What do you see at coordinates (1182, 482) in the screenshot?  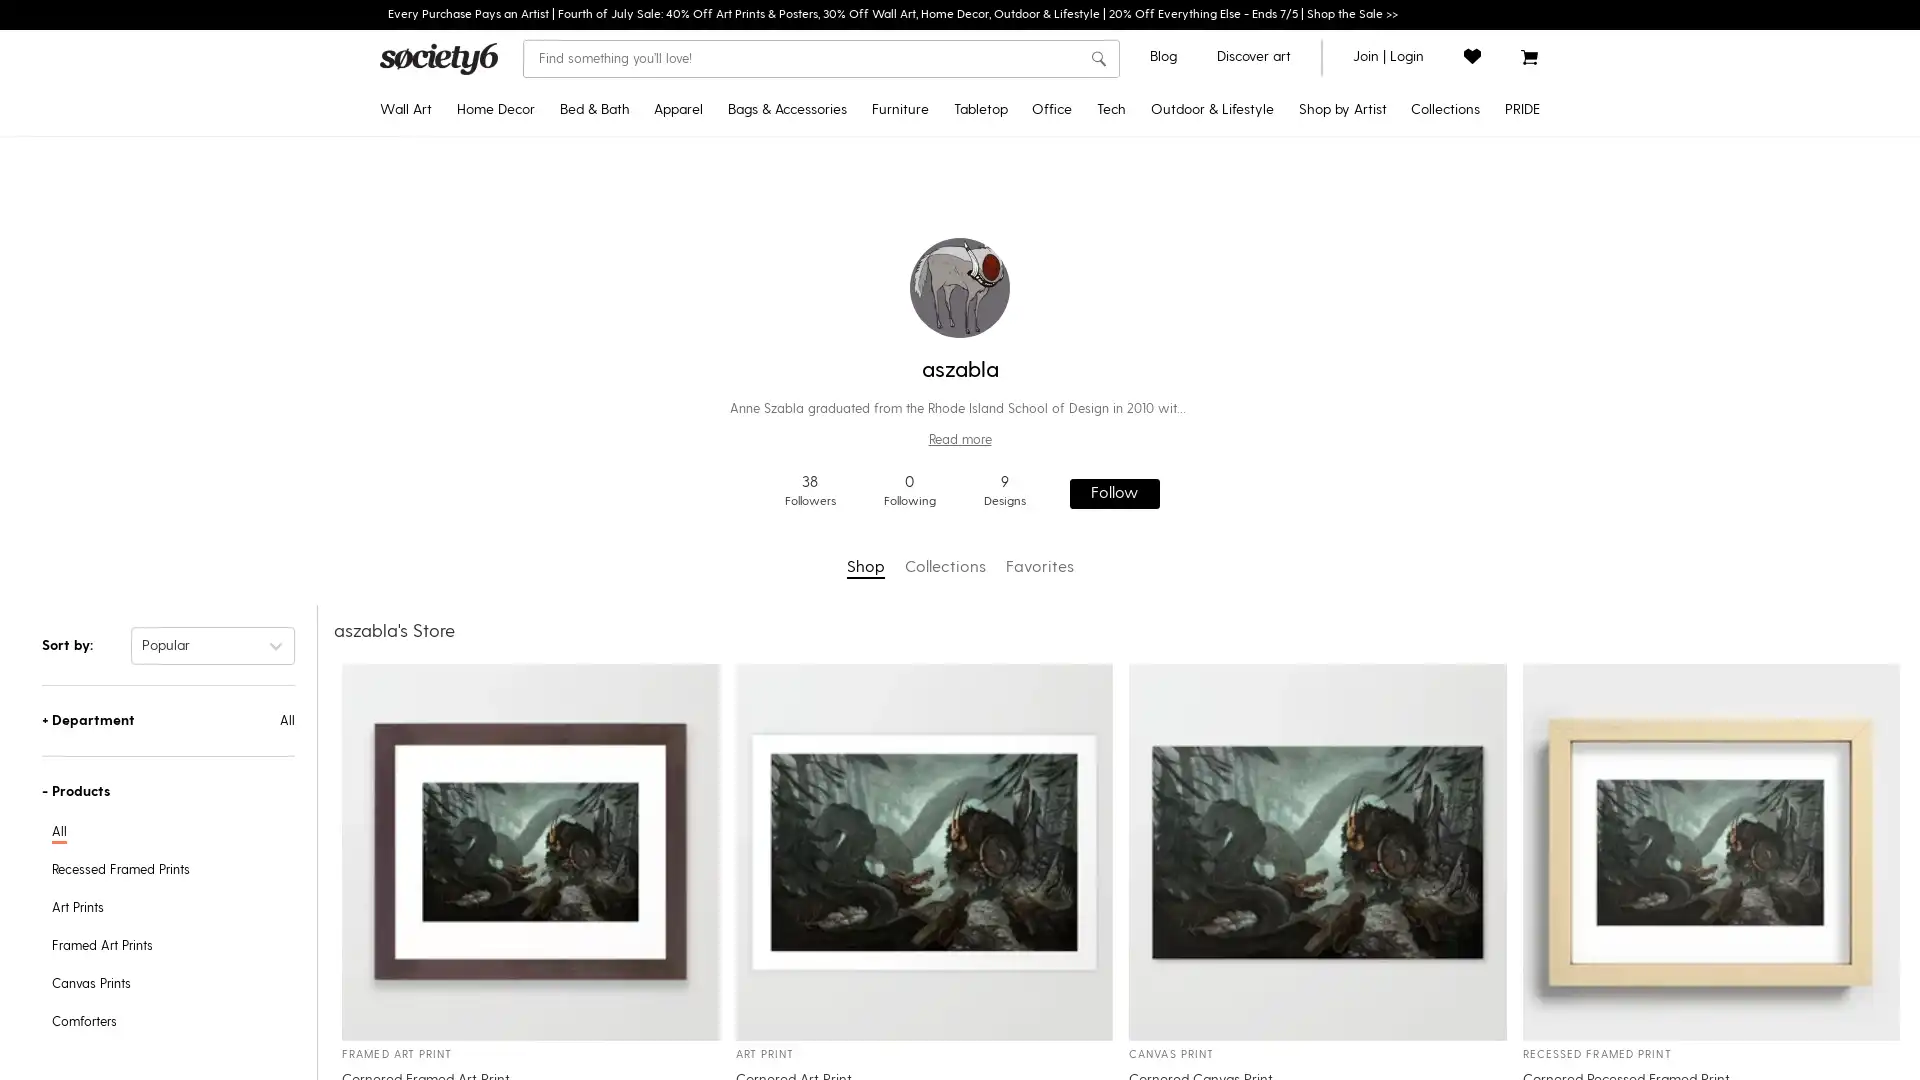 I see `Laptop Skins` at bounding box center [1182, 482].